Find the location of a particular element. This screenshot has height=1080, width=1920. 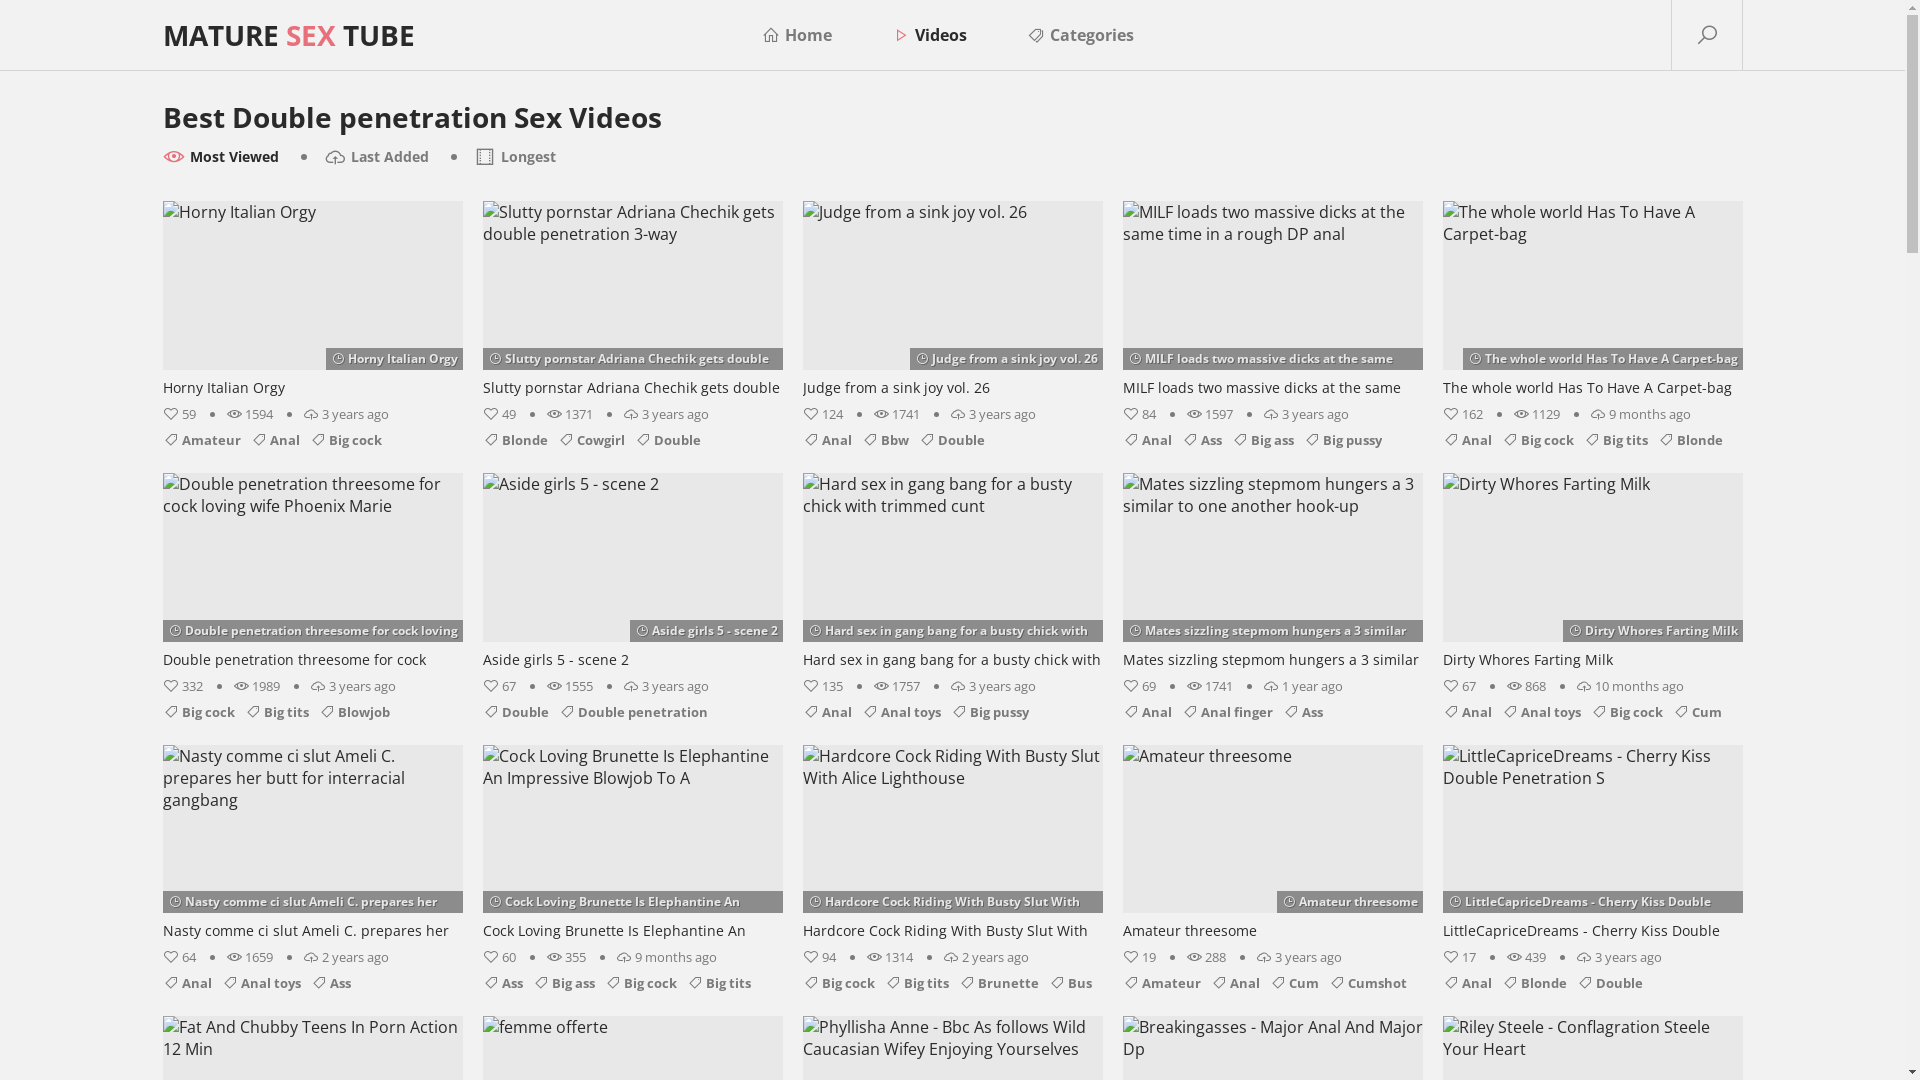

'Longest' is located at coordinates (514, 156).